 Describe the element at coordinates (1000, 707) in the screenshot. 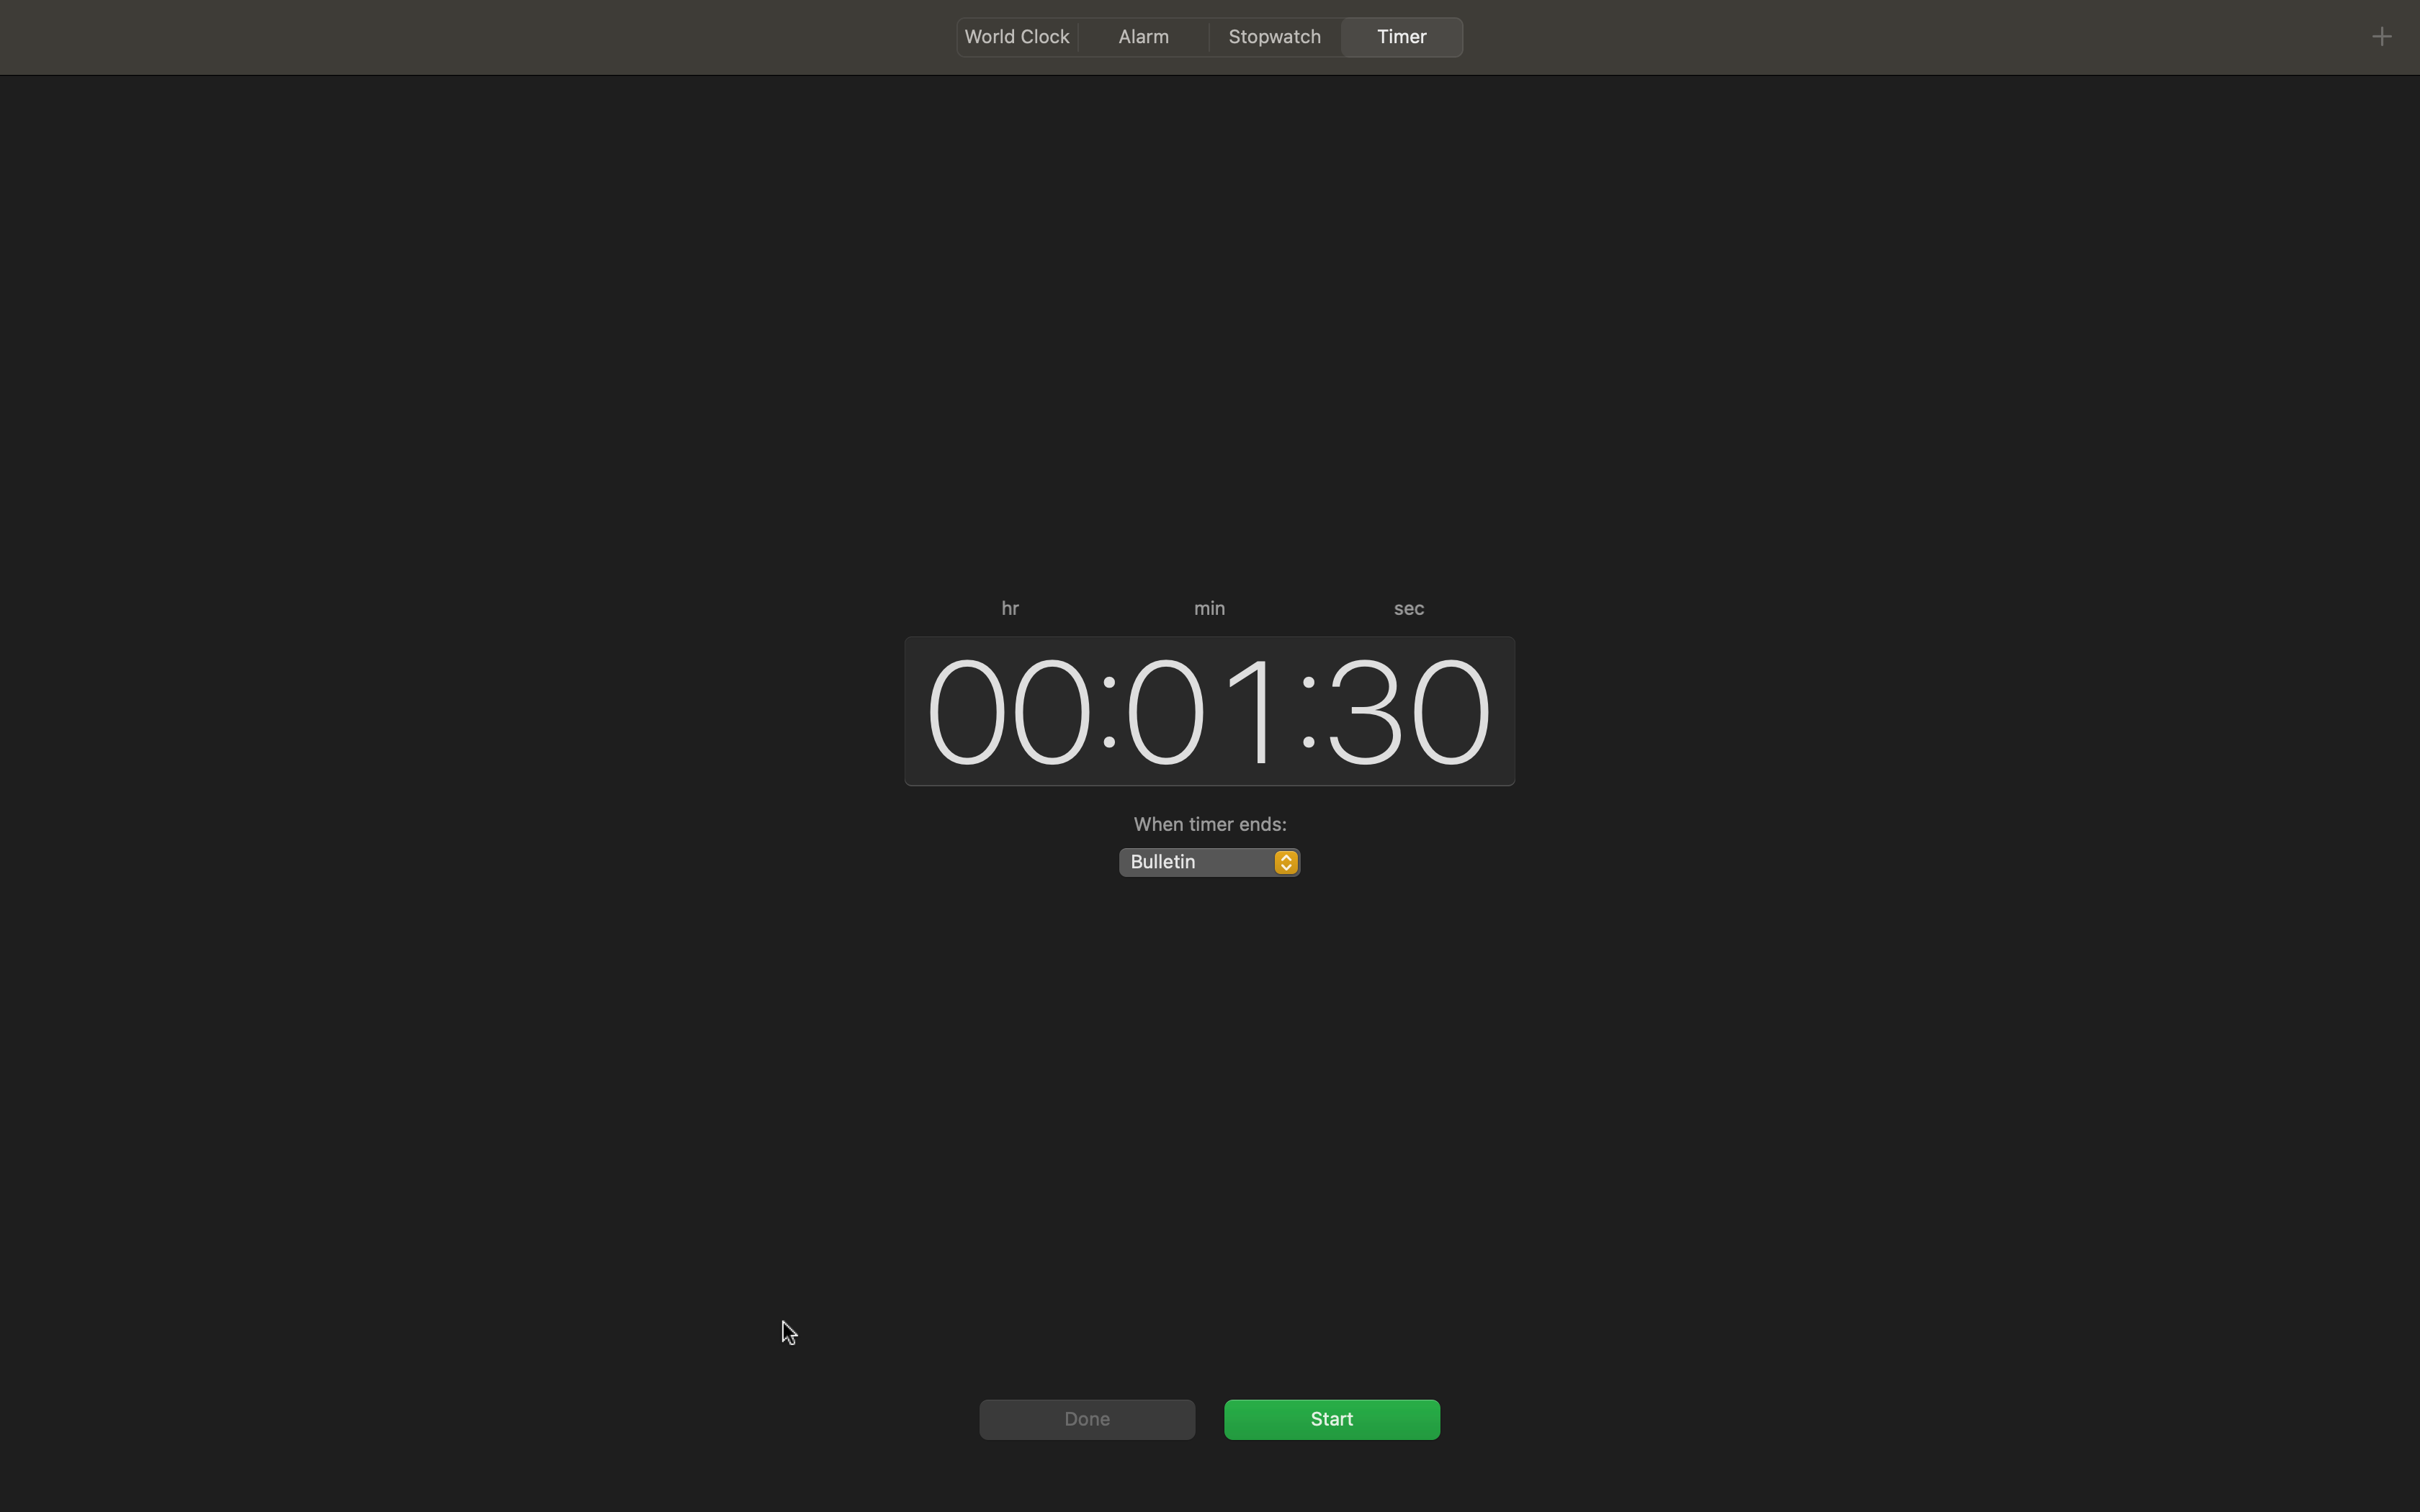

I see `Increase hours by 1` at that location.